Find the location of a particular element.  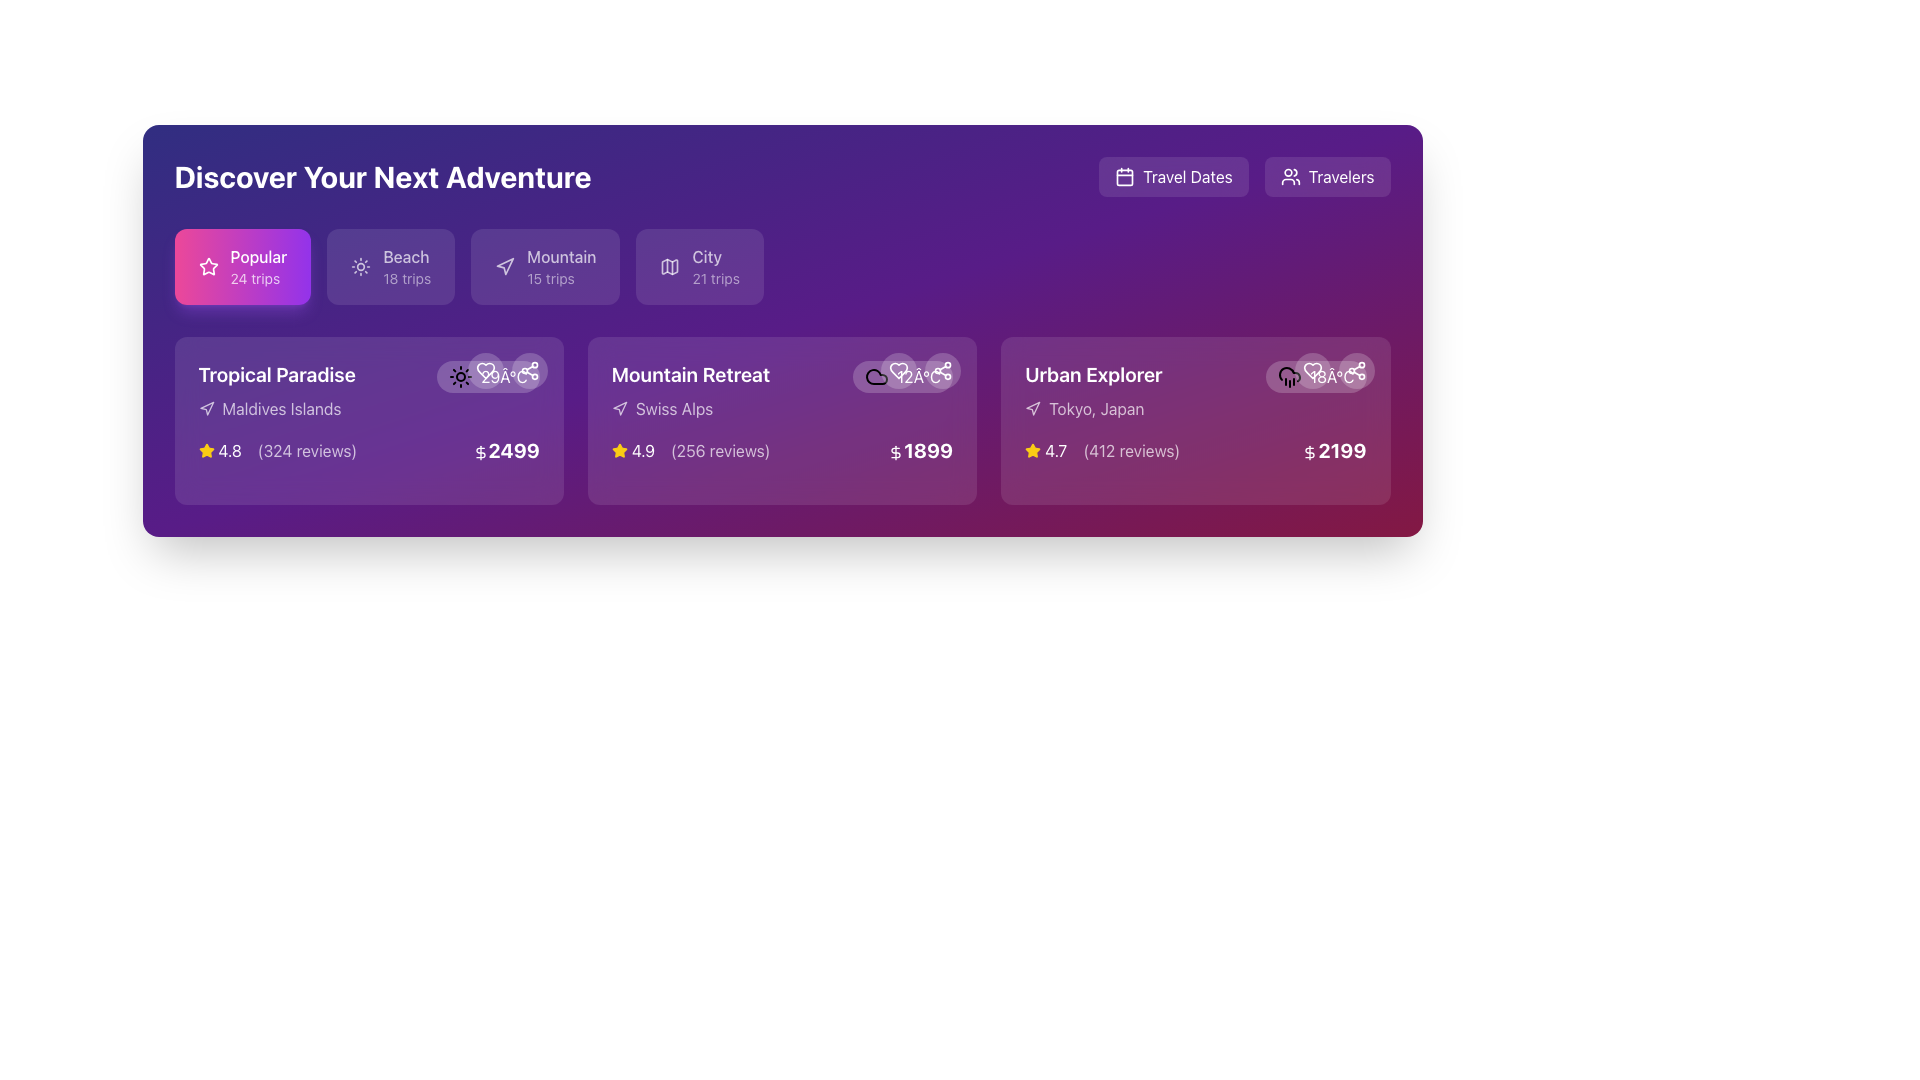

the informational component displaying the aggregate rating and review count for 'Tropical Paradise', located beneath 'Maldives Islands' and to the left of the price details '$2499' is located at coordinates (276, 451).